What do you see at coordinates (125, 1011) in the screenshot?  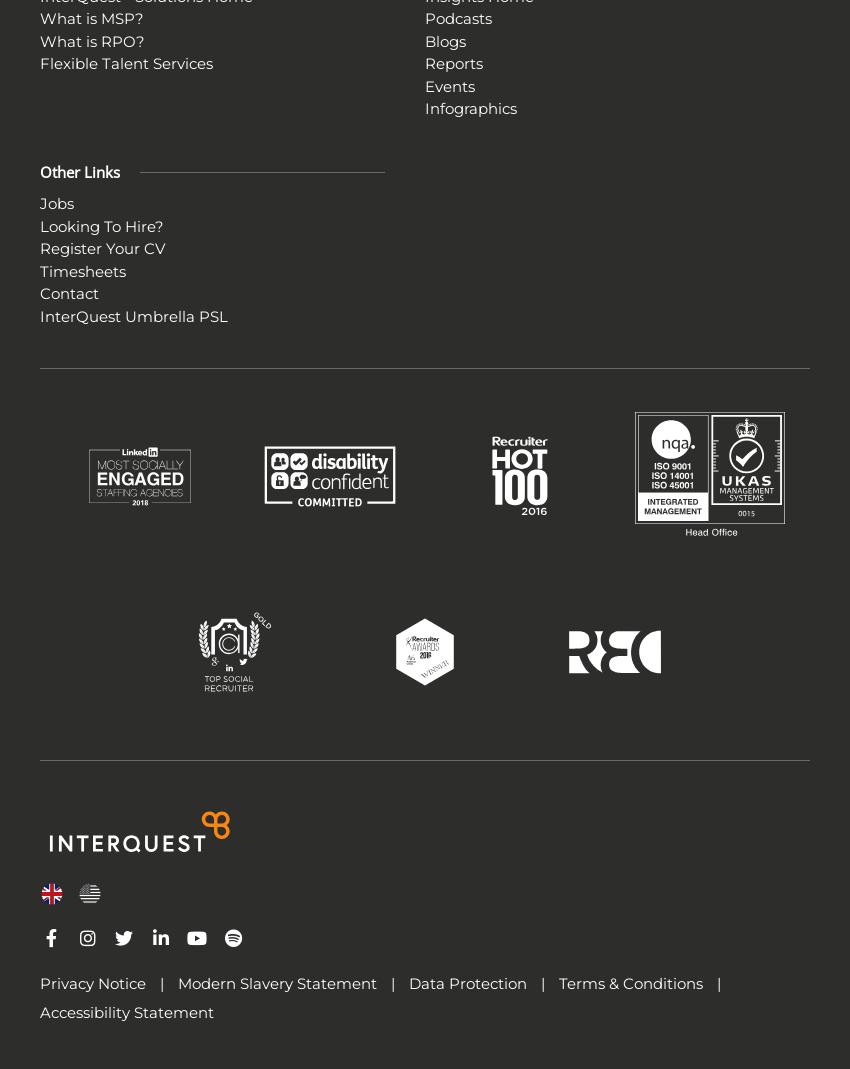 I see `'Accessibility Statement'` at bounding box center [125, 1011].